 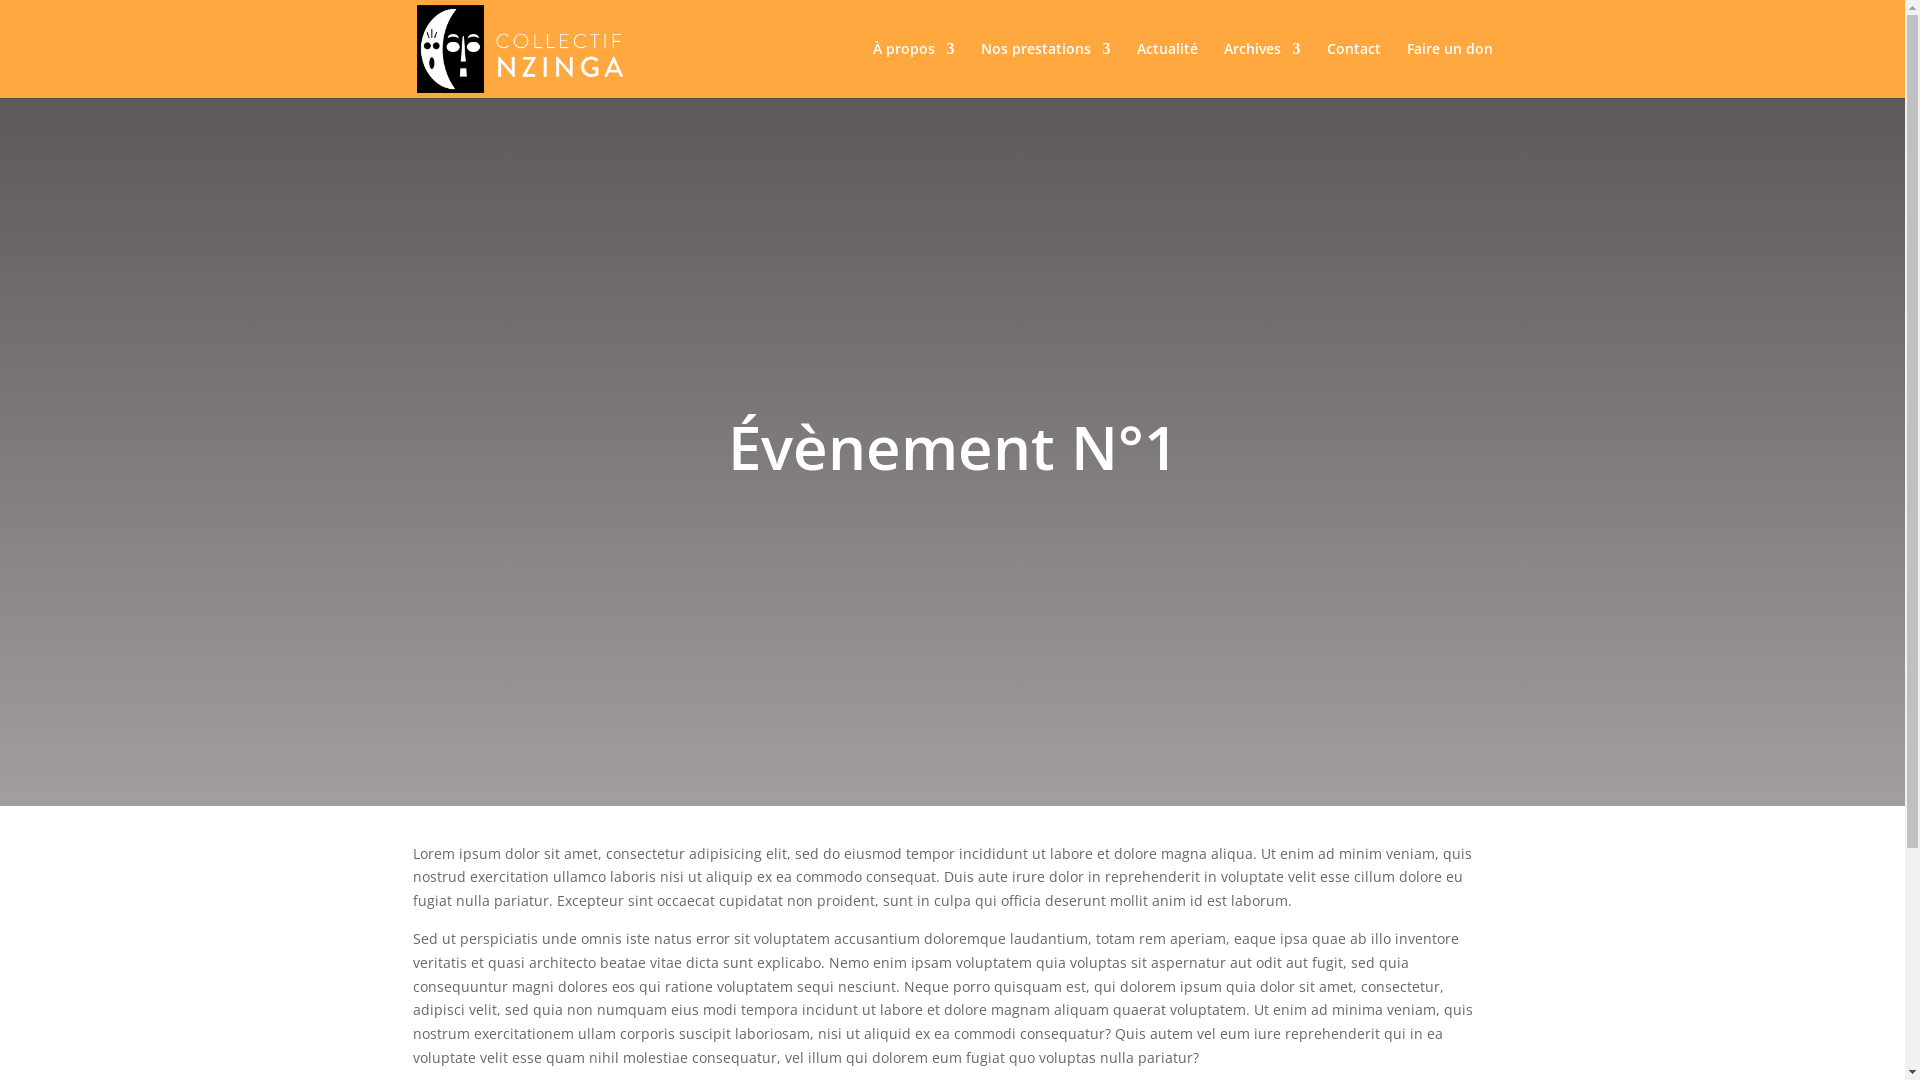 I want to click on 'Contact', so click(x=1353, y=68).